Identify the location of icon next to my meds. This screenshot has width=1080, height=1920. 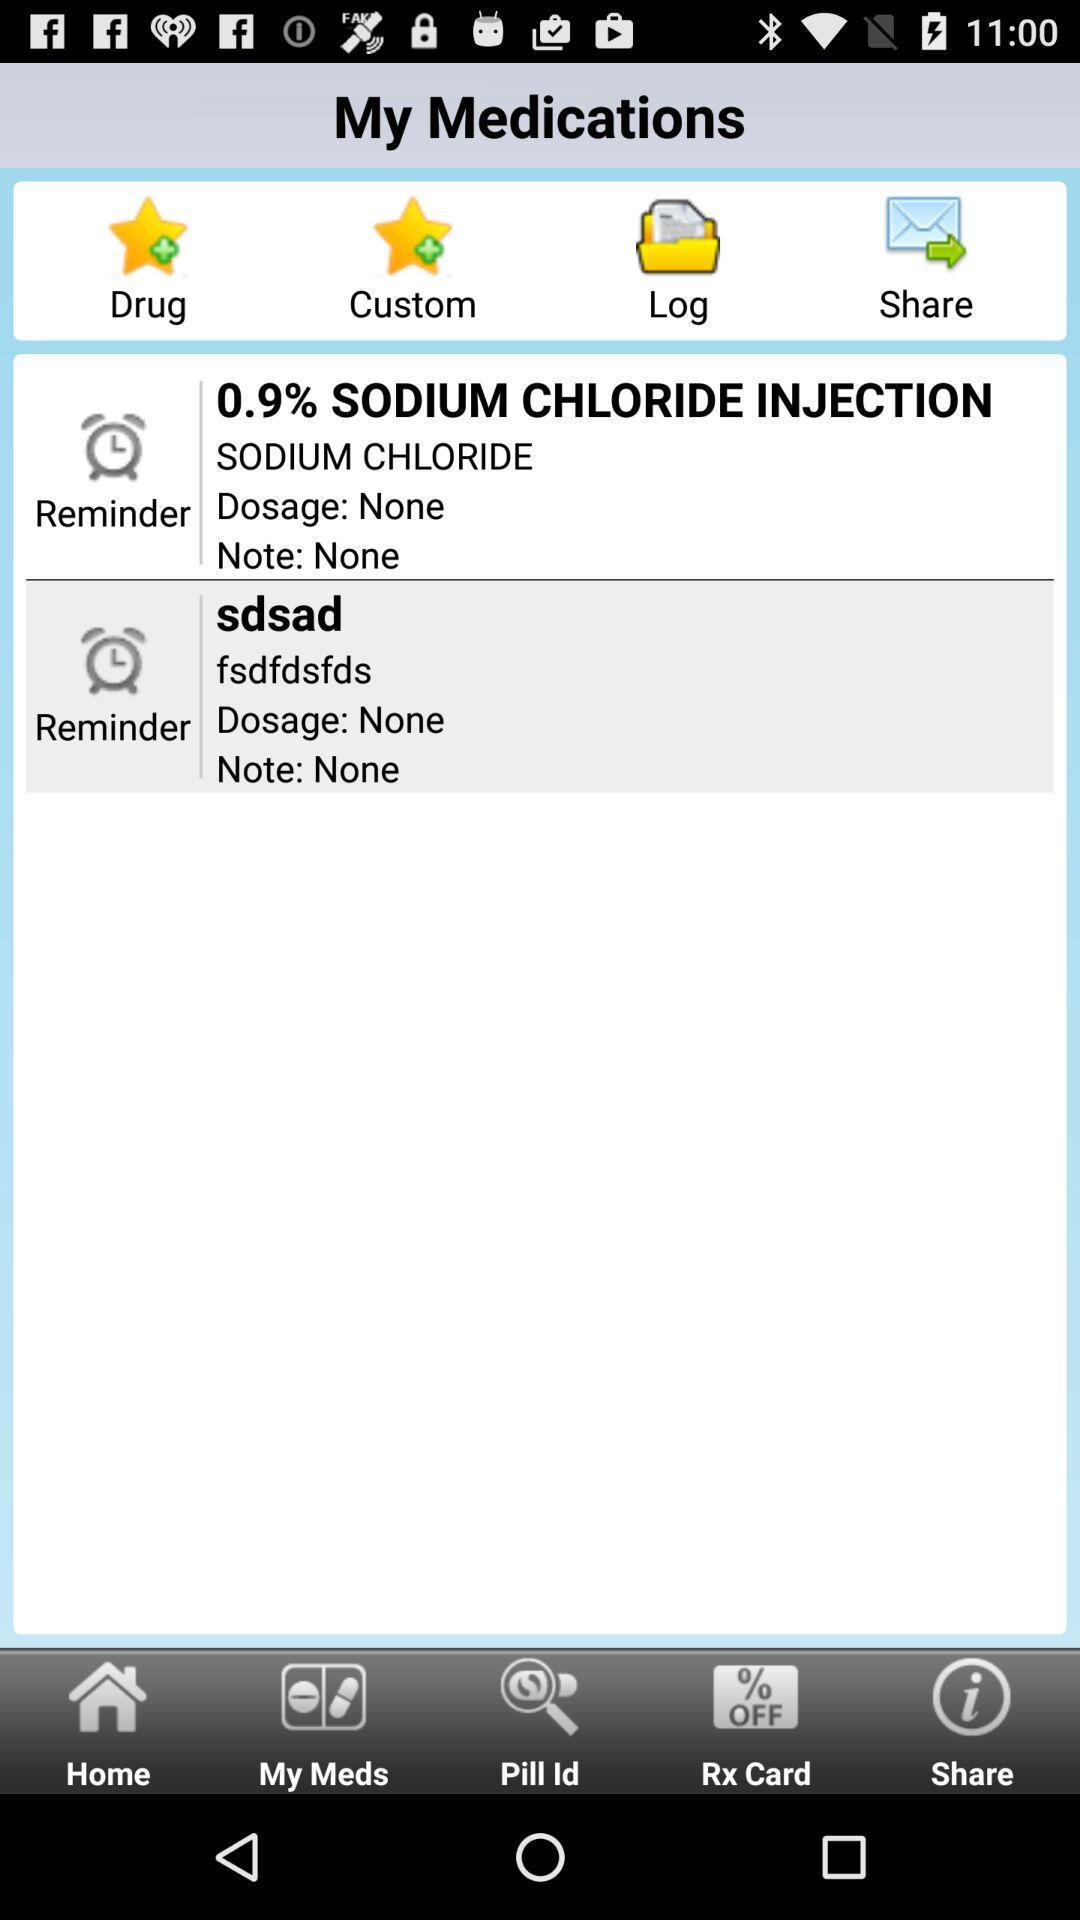
(108, 1719).